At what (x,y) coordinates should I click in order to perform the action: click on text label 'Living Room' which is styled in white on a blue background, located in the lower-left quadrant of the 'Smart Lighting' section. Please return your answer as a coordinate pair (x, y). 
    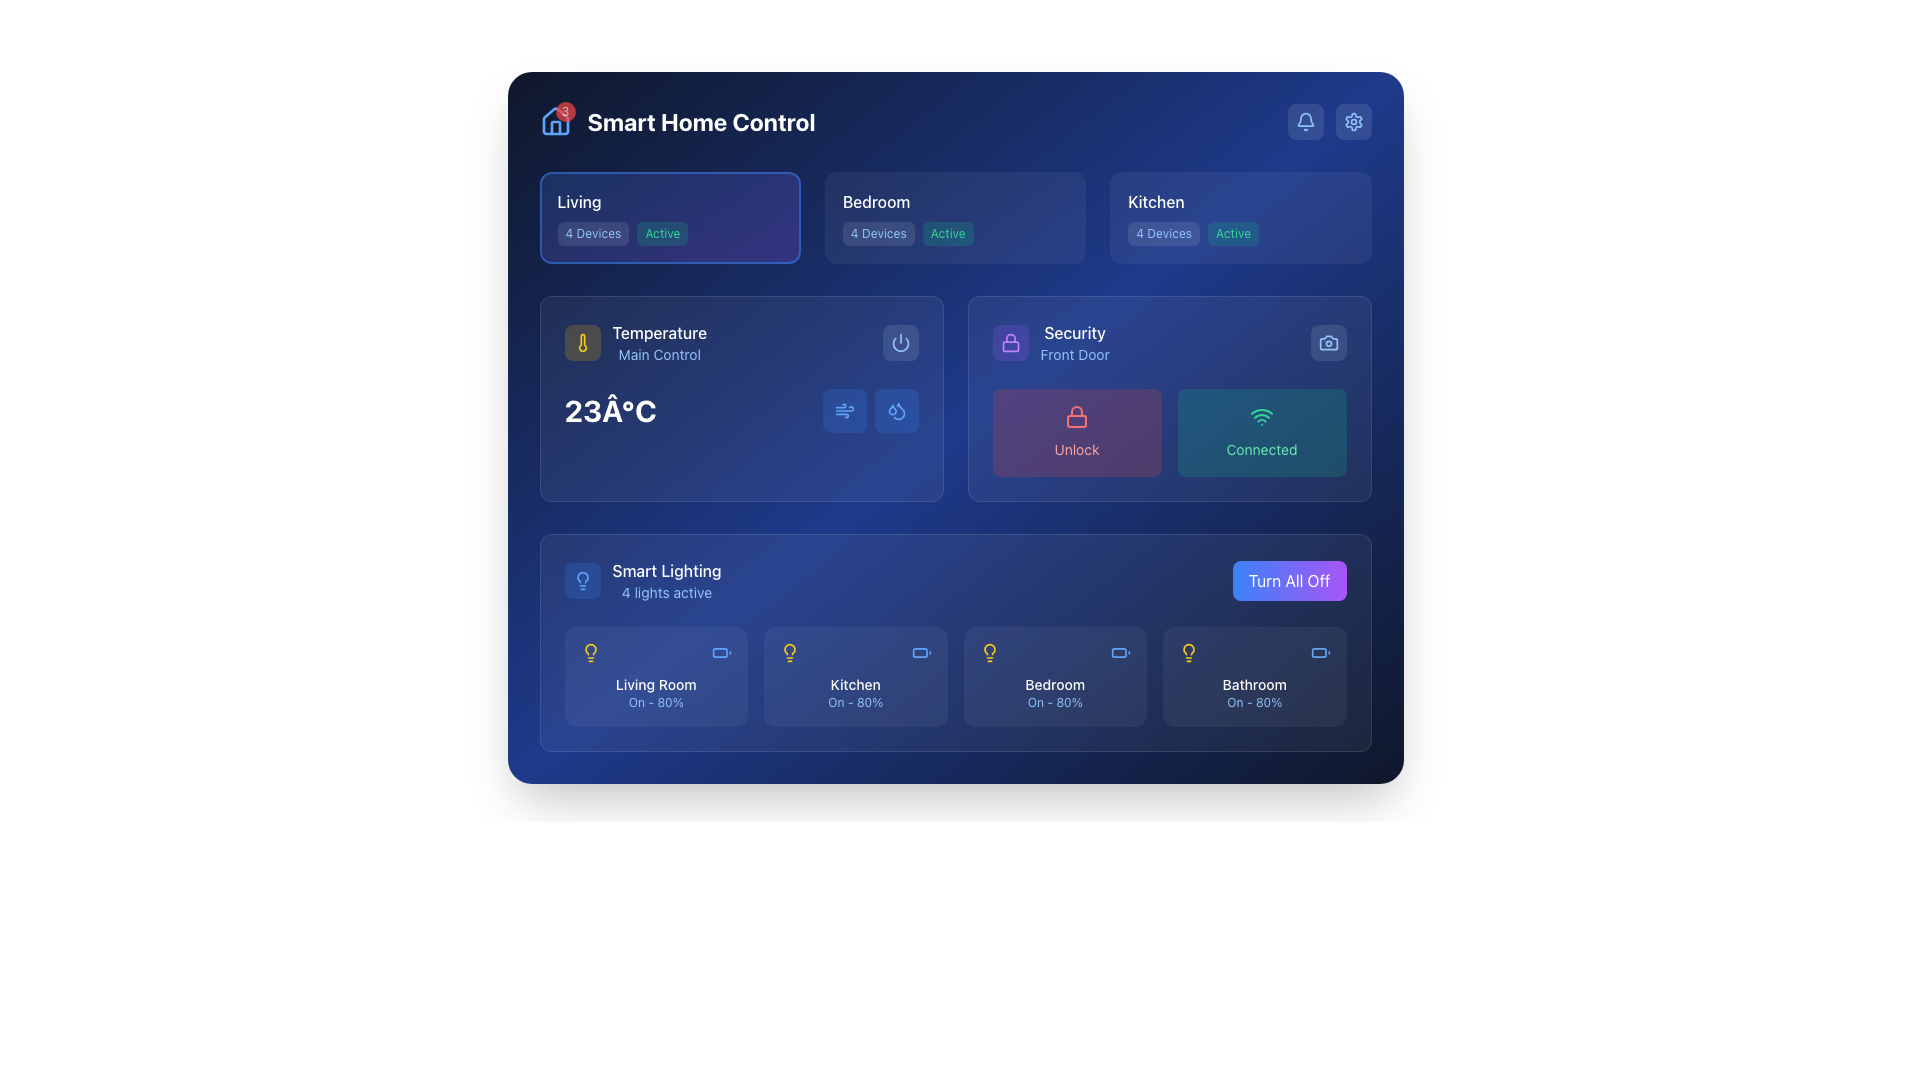
    Looking at the image, I should click on (656, 684).